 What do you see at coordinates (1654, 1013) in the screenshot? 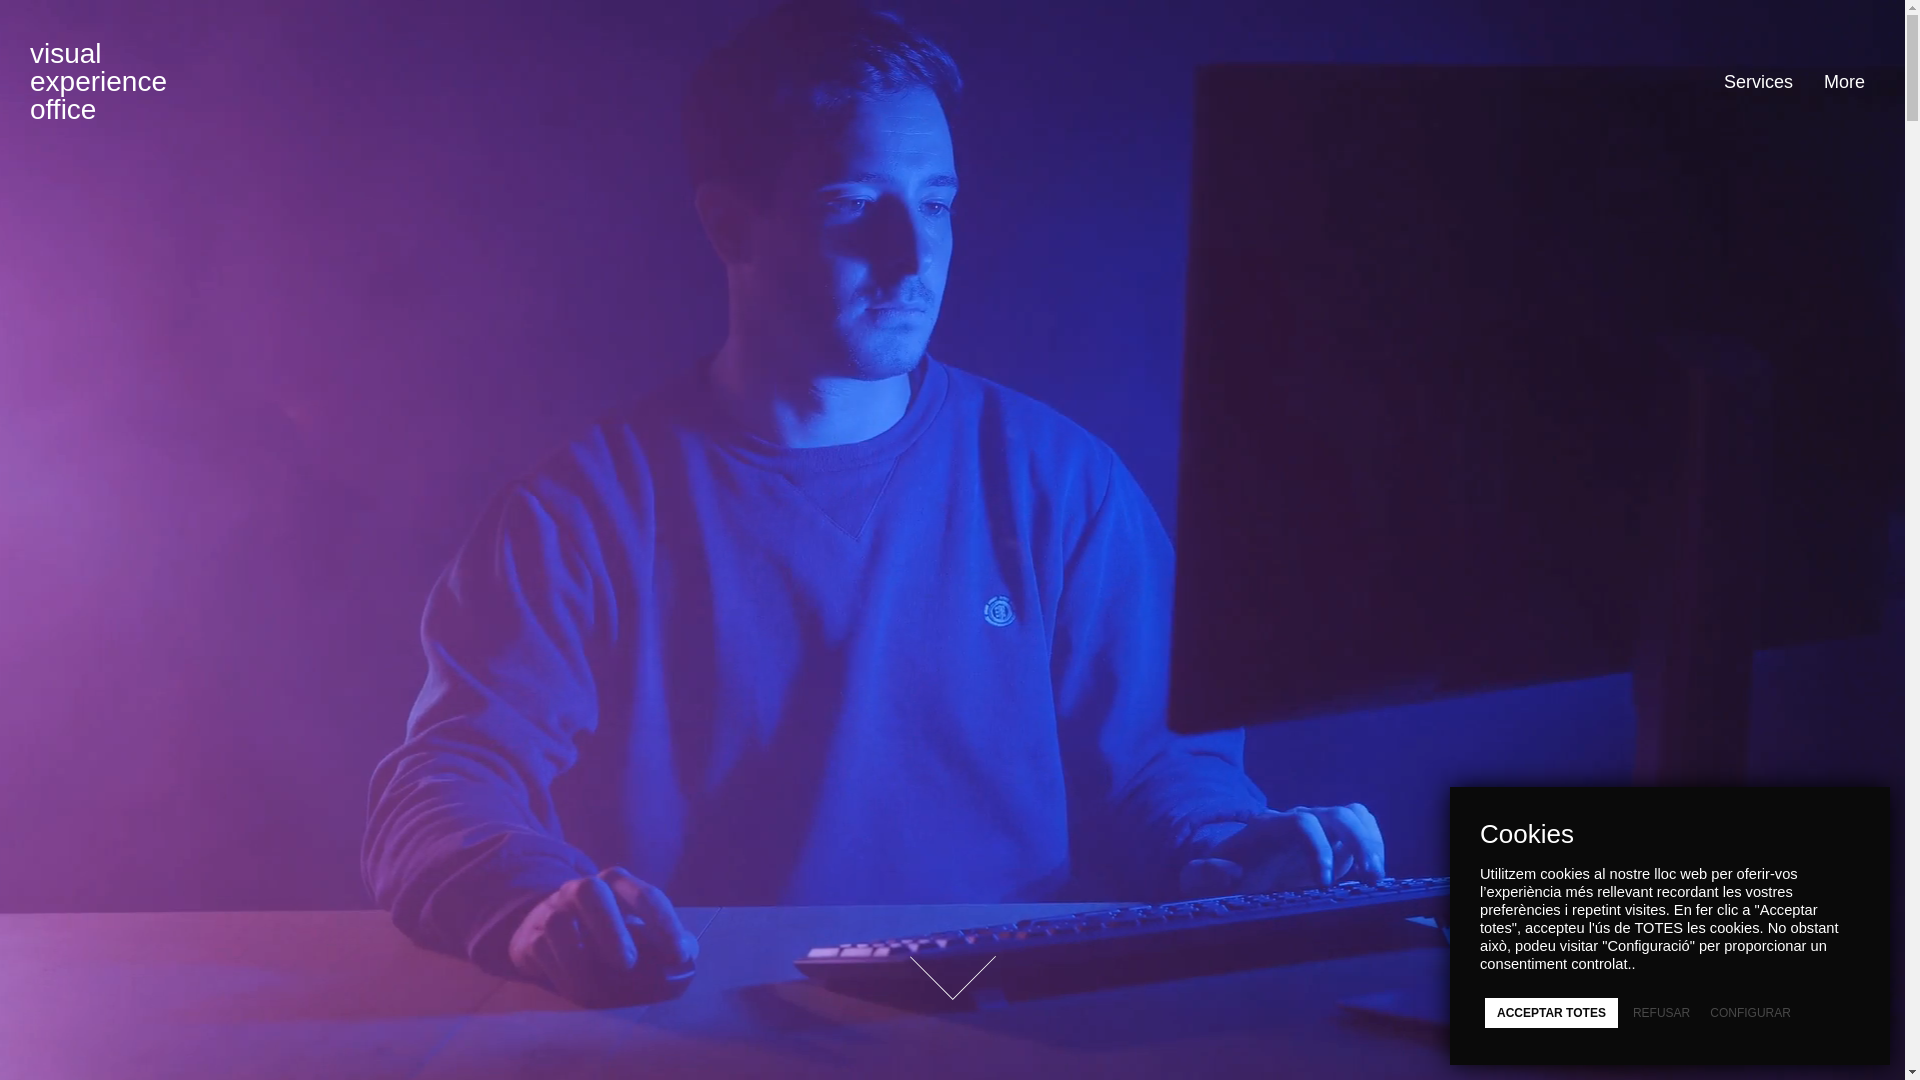
I see `'REFUSAR'` at bounding box center [1654, 1013].